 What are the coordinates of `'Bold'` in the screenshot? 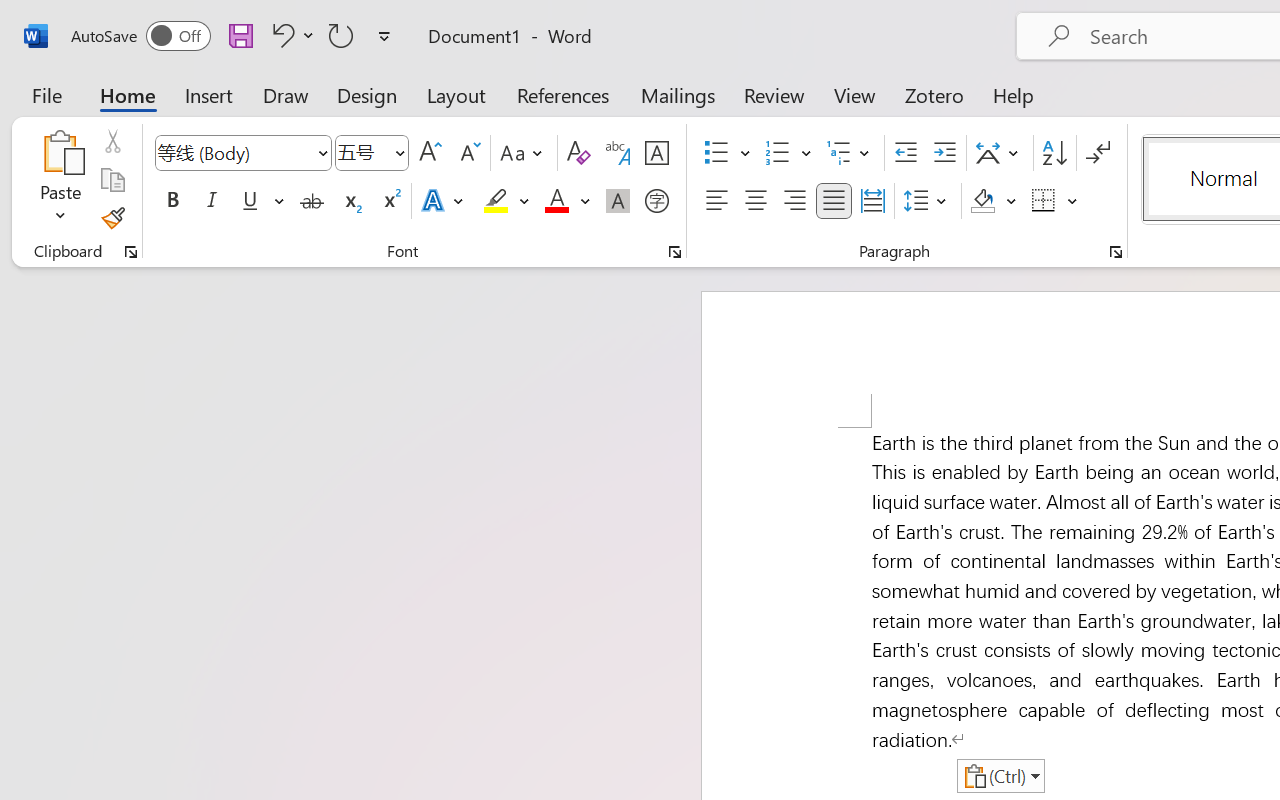 It's located at (172, 201).